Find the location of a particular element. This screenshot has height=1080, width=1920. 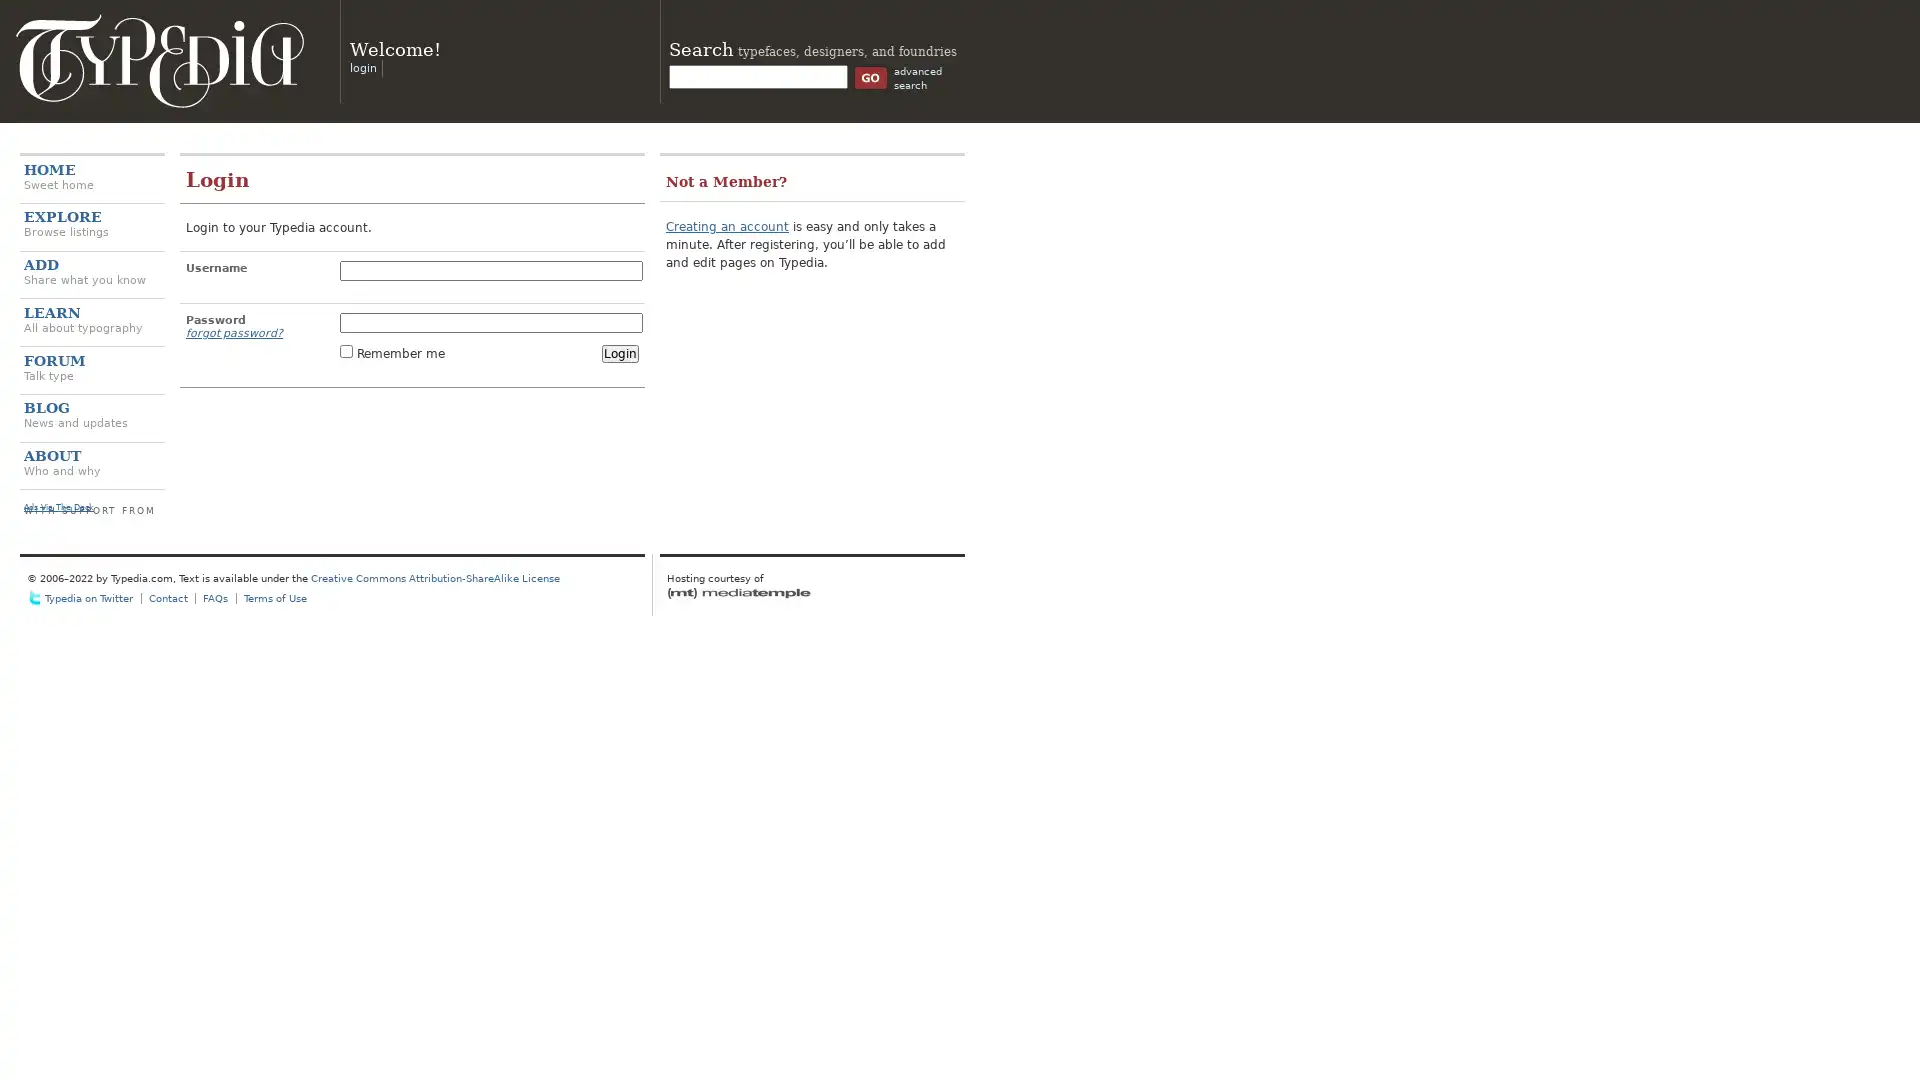

Go is located at coordinates (870, 76).